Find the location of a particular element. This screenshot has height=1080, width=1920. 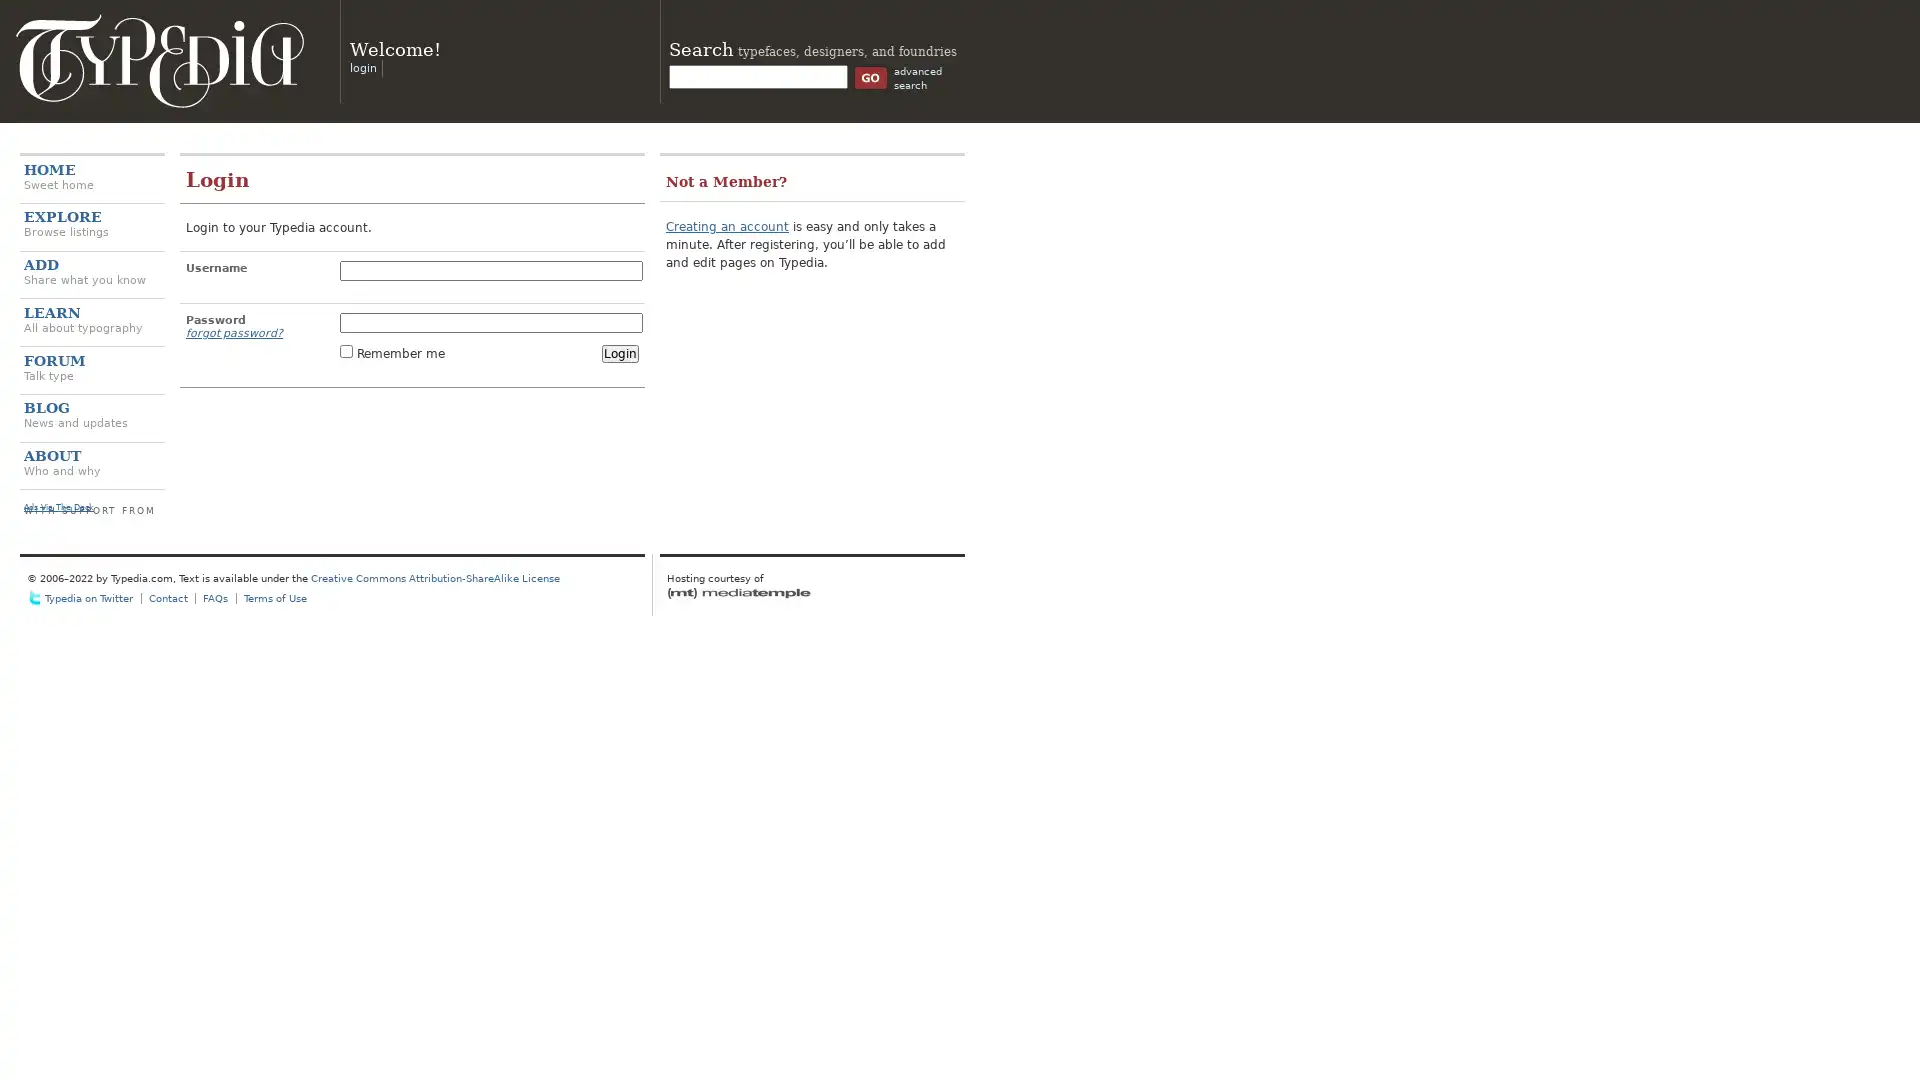

Go is located at coordinates (870, 76).